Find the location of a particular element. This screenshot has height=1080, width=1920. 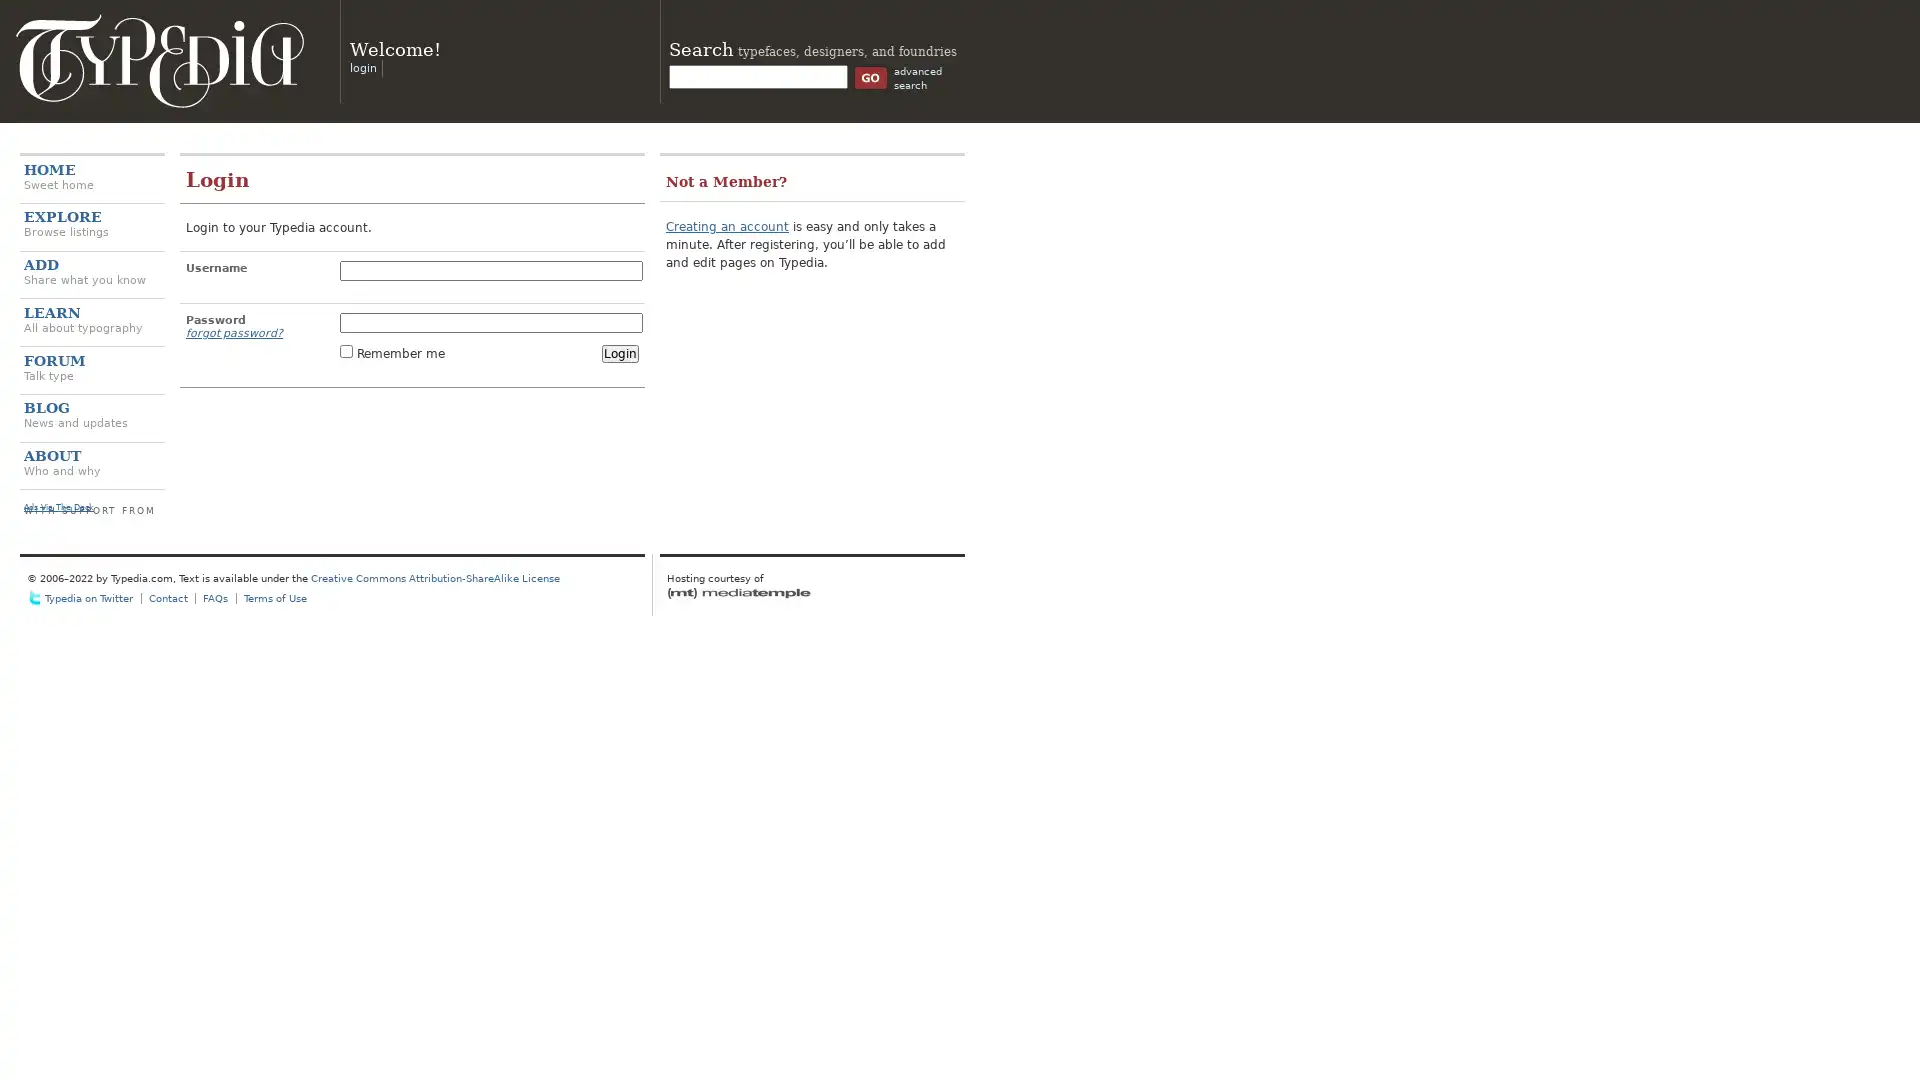

Go is located at coordinates (870, 76).